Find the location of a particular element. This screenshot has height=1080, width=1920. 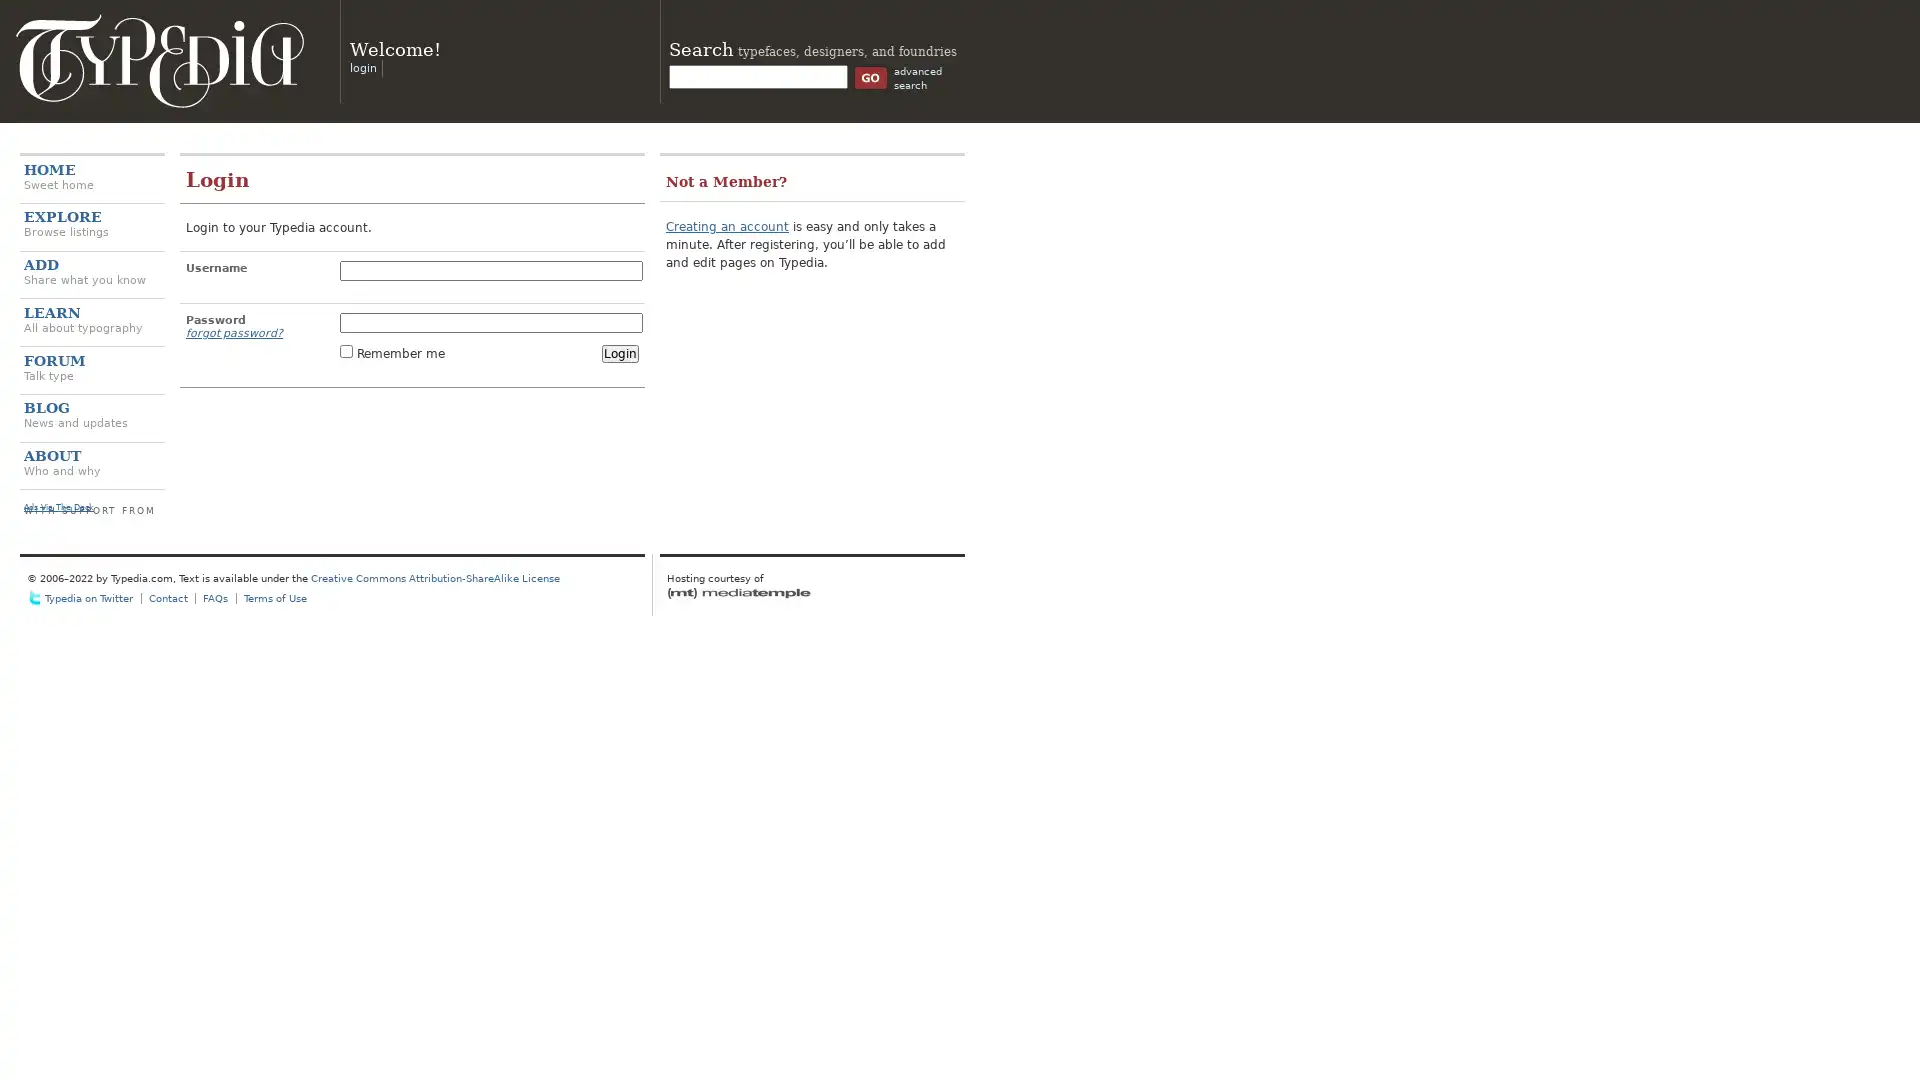

Go is located at coordinates (870, 76).